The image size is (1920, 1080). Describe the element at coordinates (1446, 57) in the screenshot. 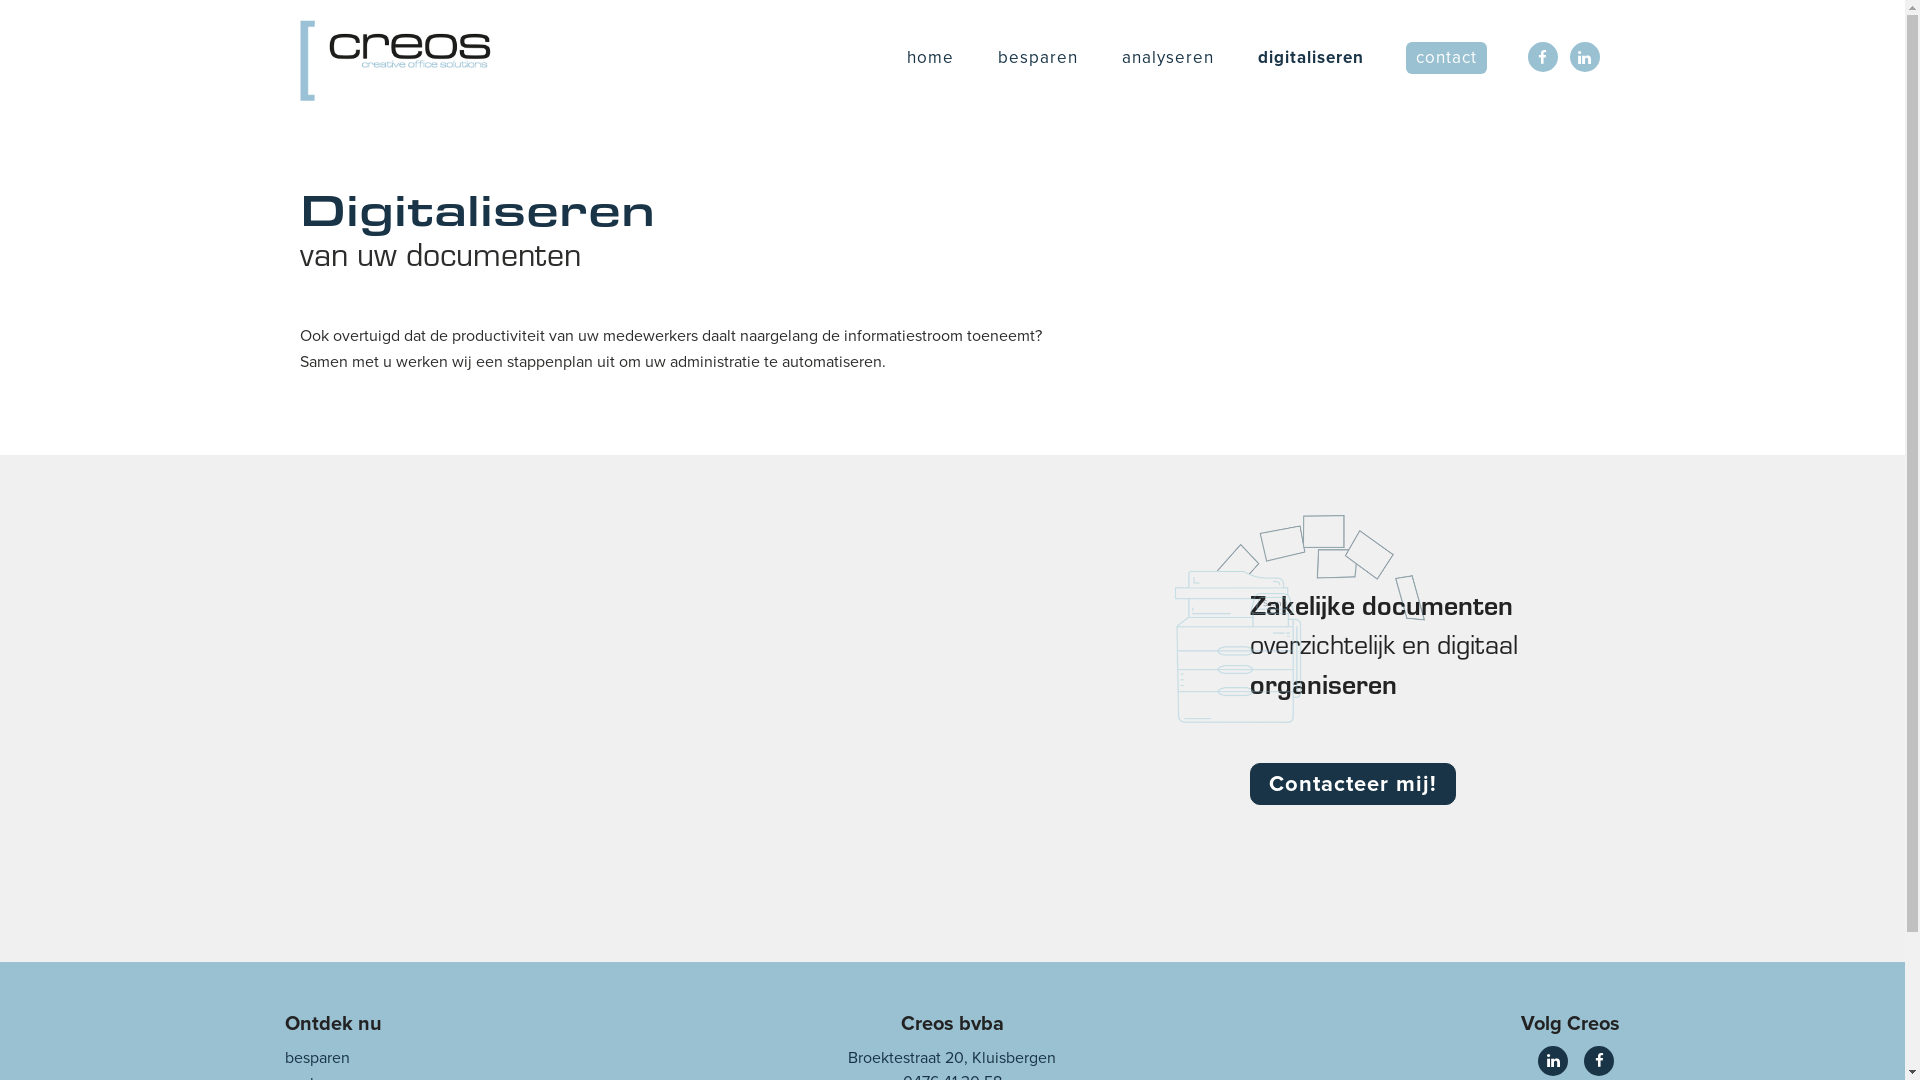

I see `'contact'` at that location.